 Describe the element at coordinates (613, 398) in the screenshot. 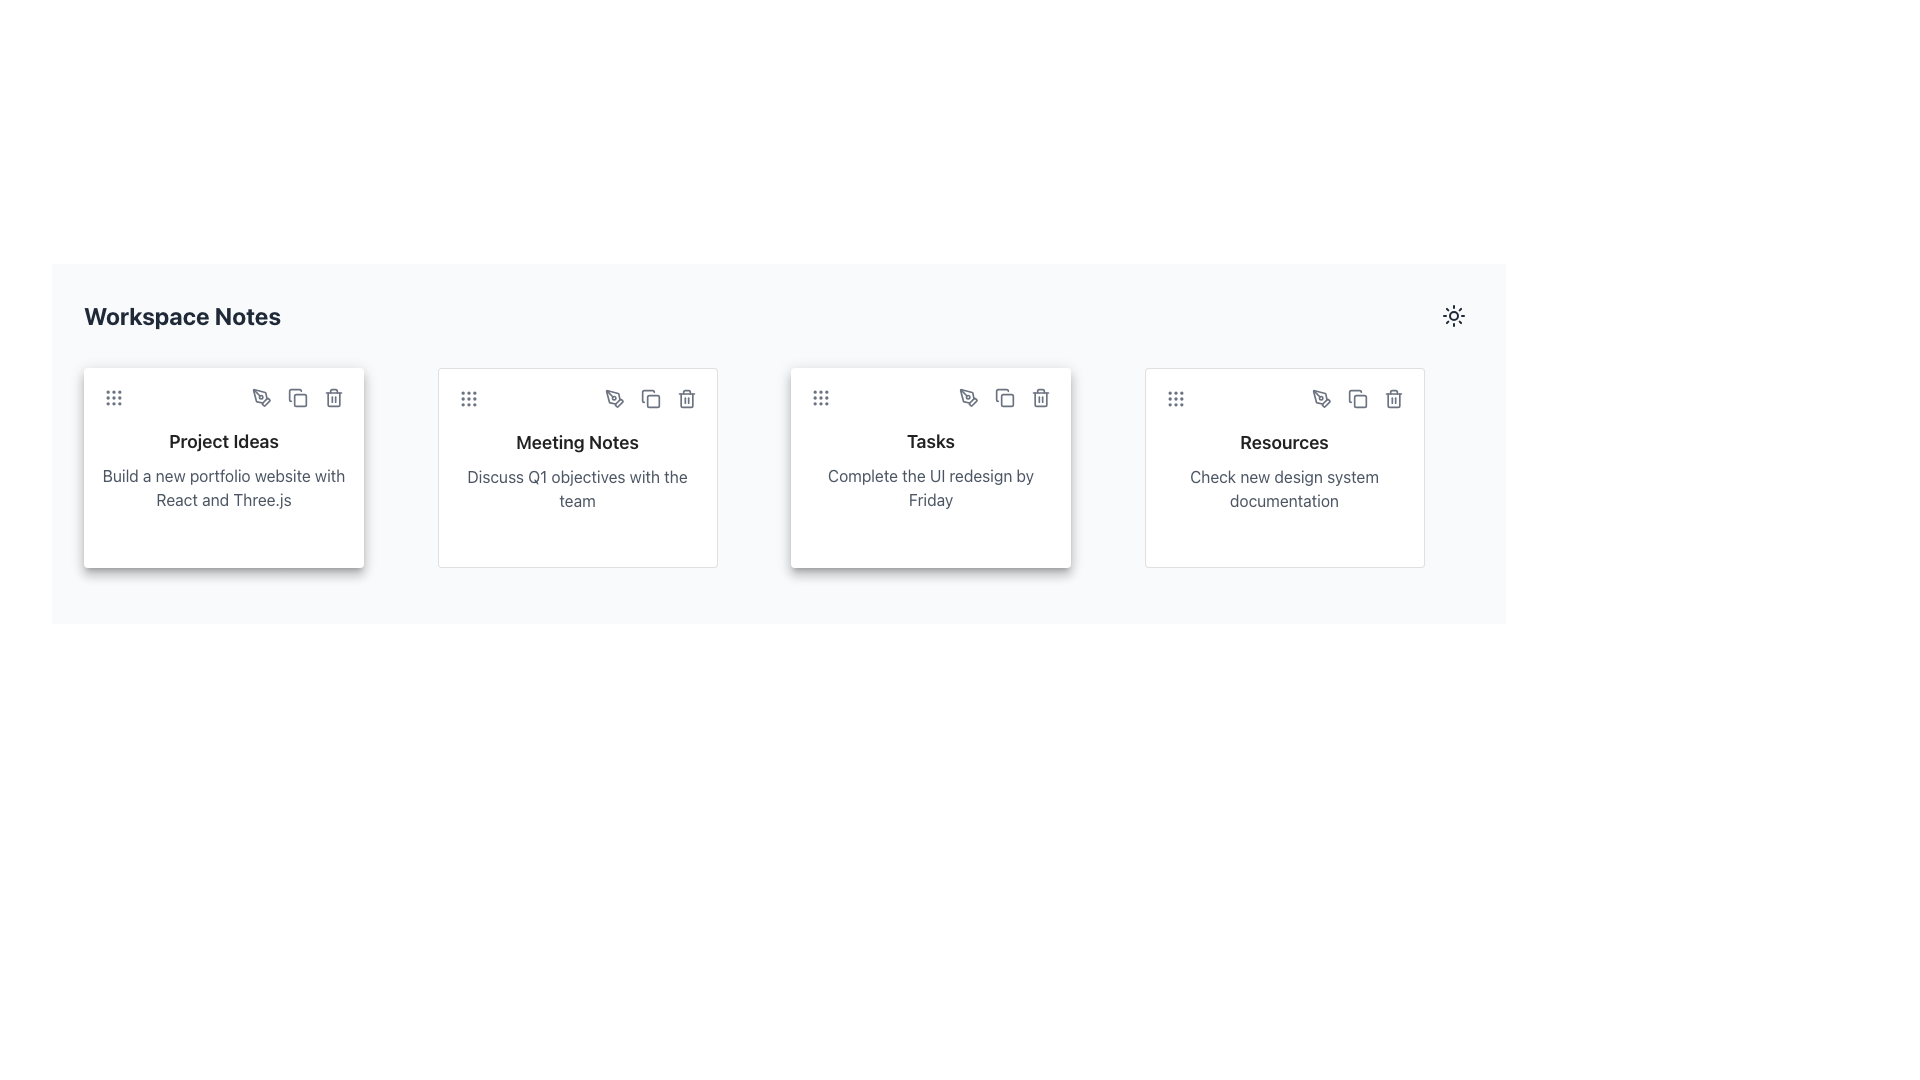

I see `the pen icon, which is styled in gray and resembles a pointed tip, located in the horizontal array of tools at the top-right corner of the 'Meeting Notes' card` at that location.